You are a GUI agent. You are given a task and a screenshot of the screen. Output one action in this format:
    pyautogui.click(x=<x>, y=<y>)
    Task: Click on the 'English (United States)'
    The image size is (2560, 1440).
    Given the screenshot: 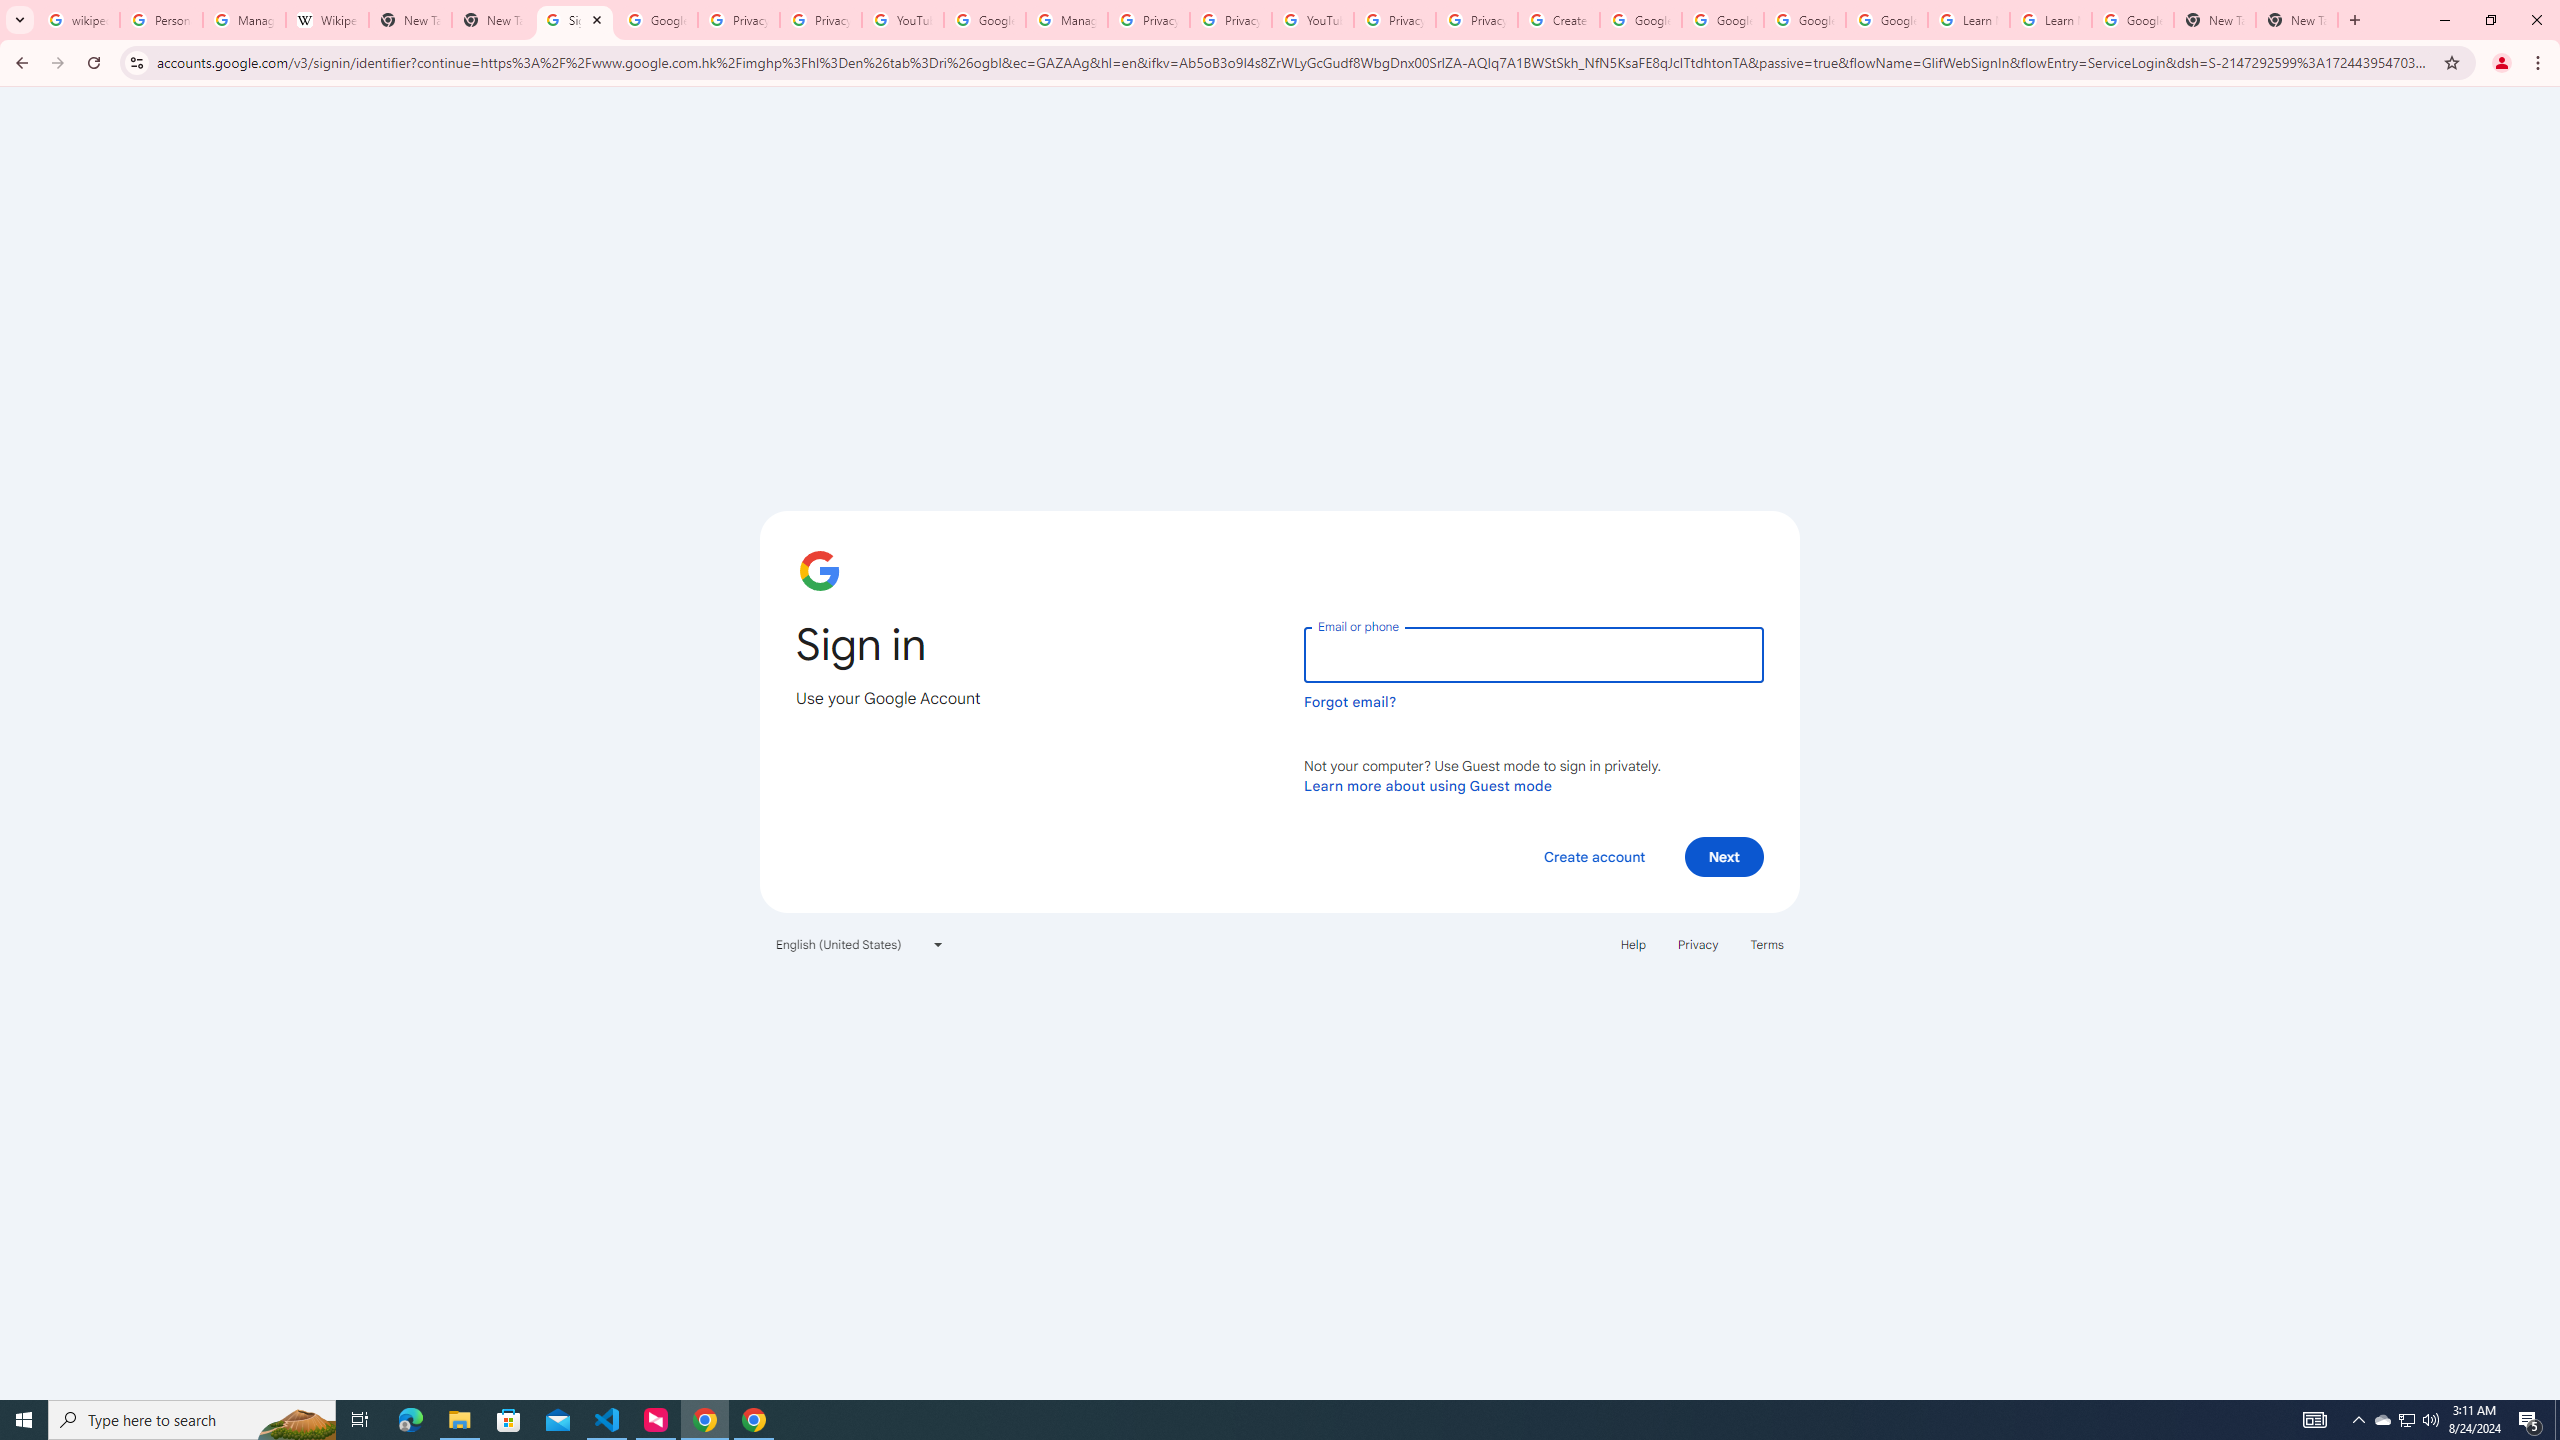 What is the action you would take?
    pyautogui.click(x=860, y=942)
    